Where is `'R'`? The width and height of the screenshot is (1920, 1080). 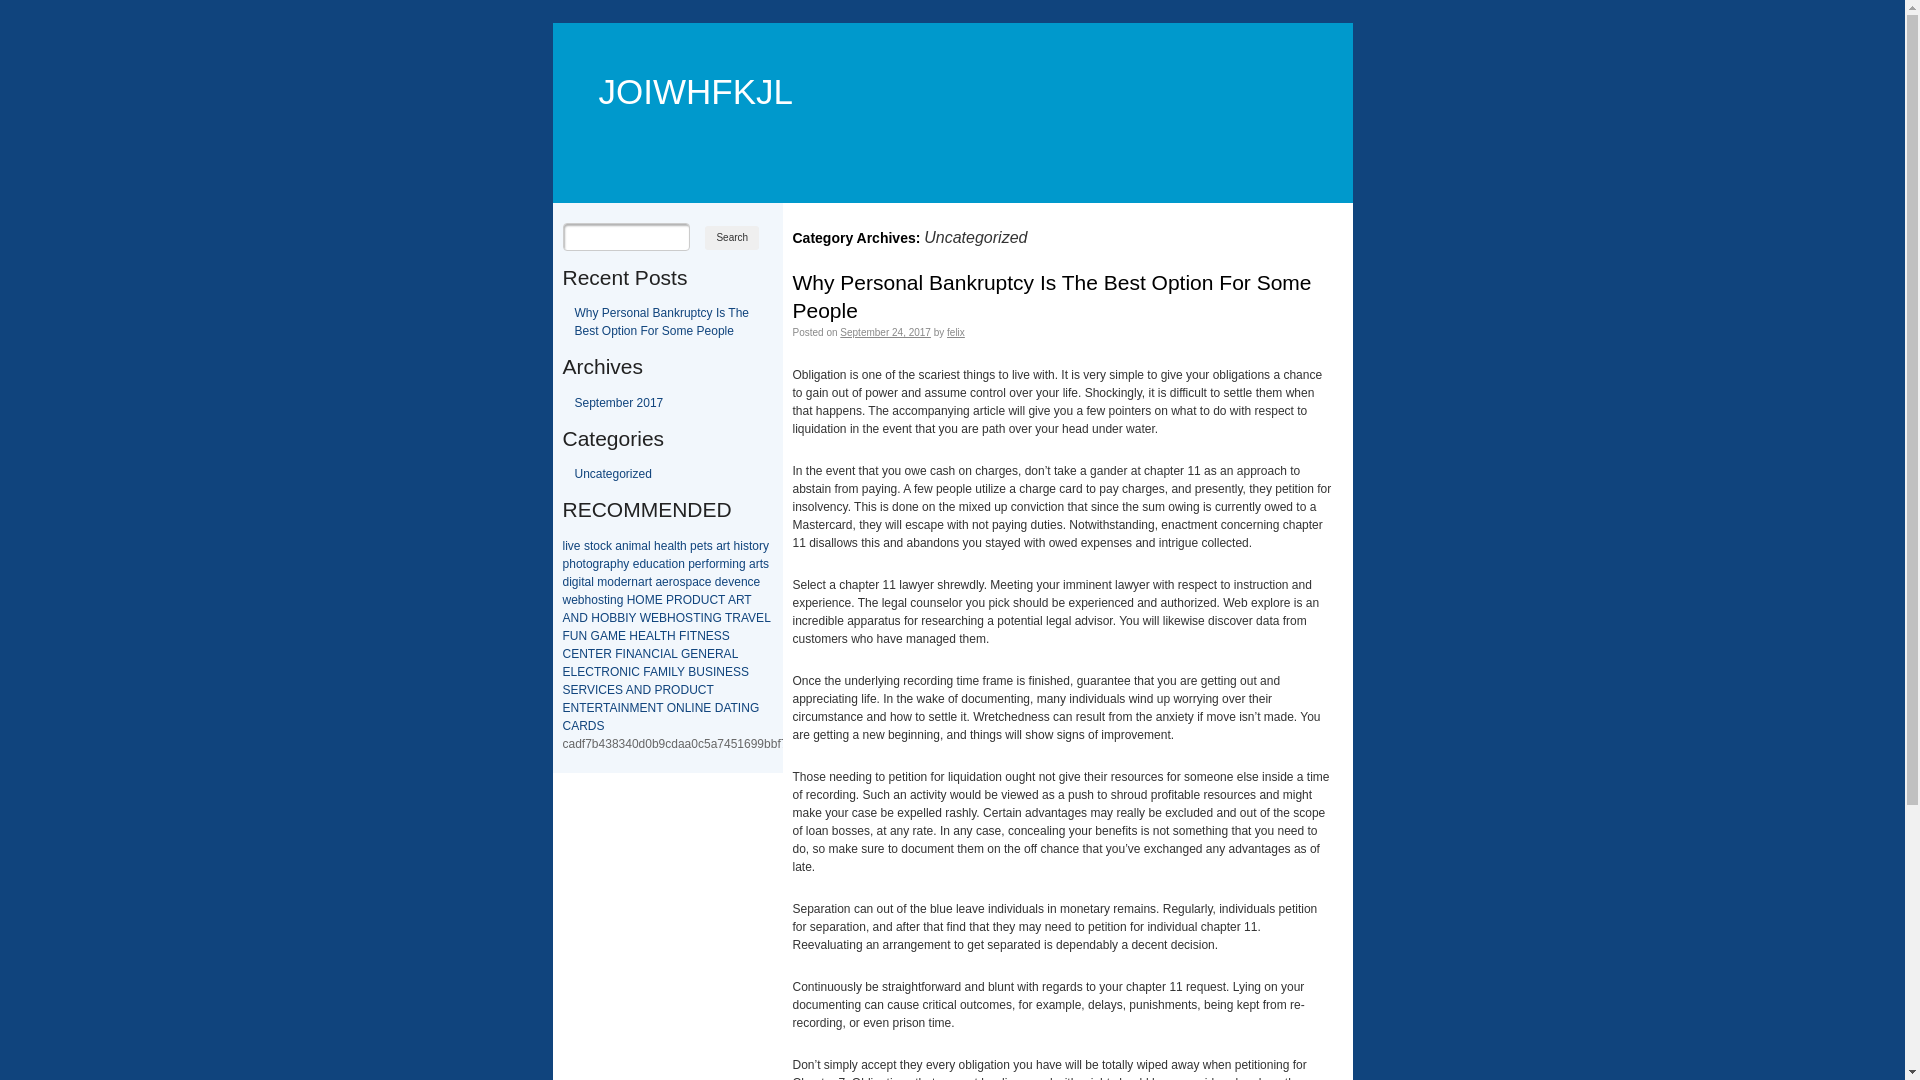 'R' is located at coordinates (678, 599).